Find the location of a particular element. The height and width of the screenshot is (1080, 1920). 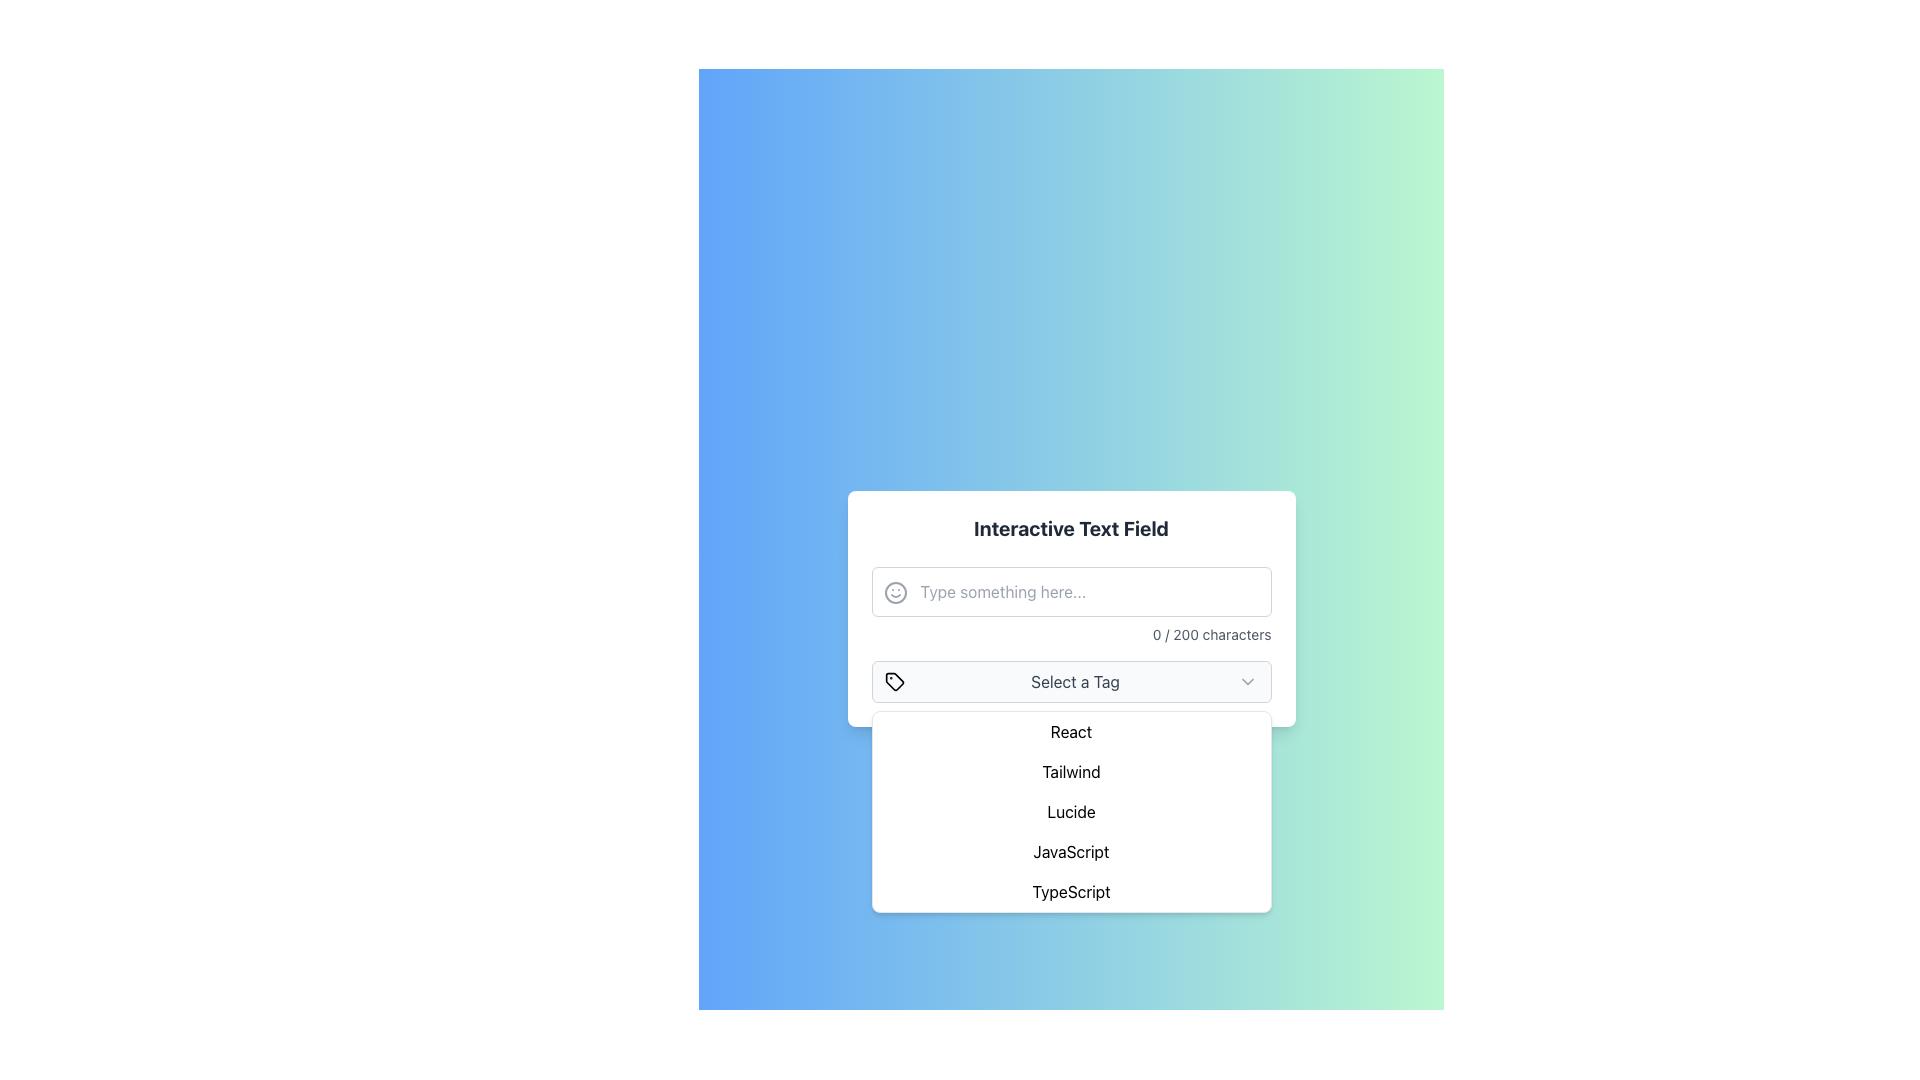

the tag-shaped icon located to the immediate left of the text 'Select a Tag' in the dropdown control is located at coordinates (893, 681).